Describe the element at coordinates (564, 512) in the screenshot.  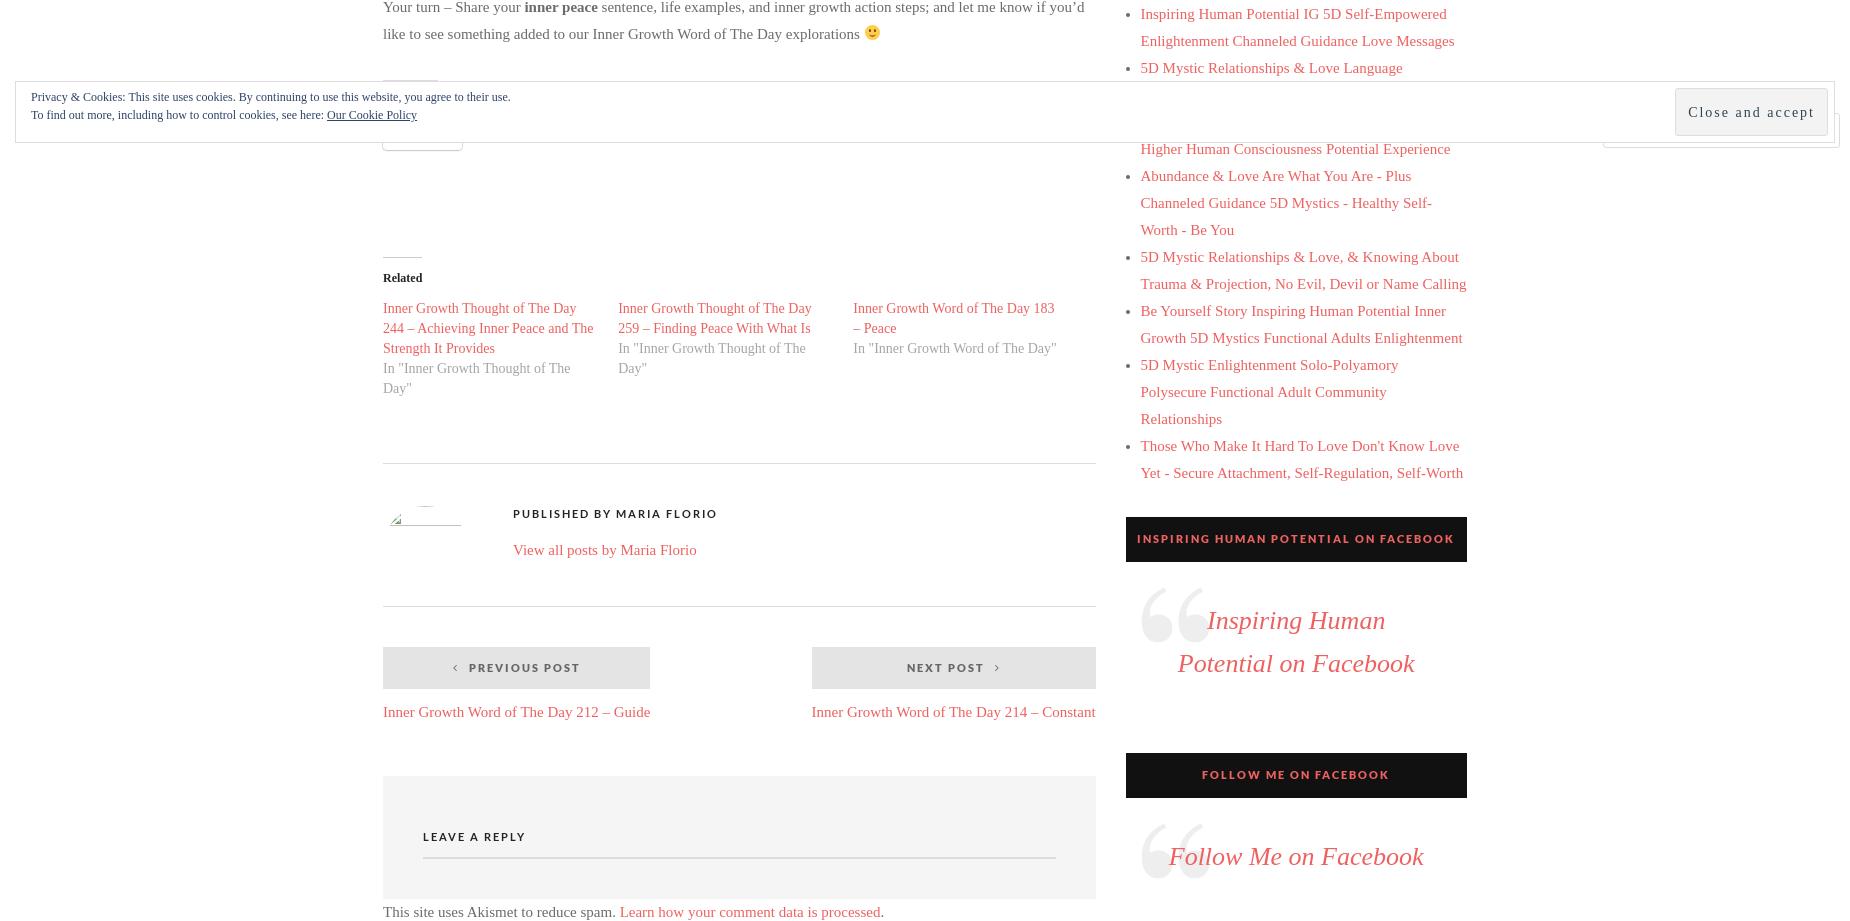
I see `'Published by'` at that location.